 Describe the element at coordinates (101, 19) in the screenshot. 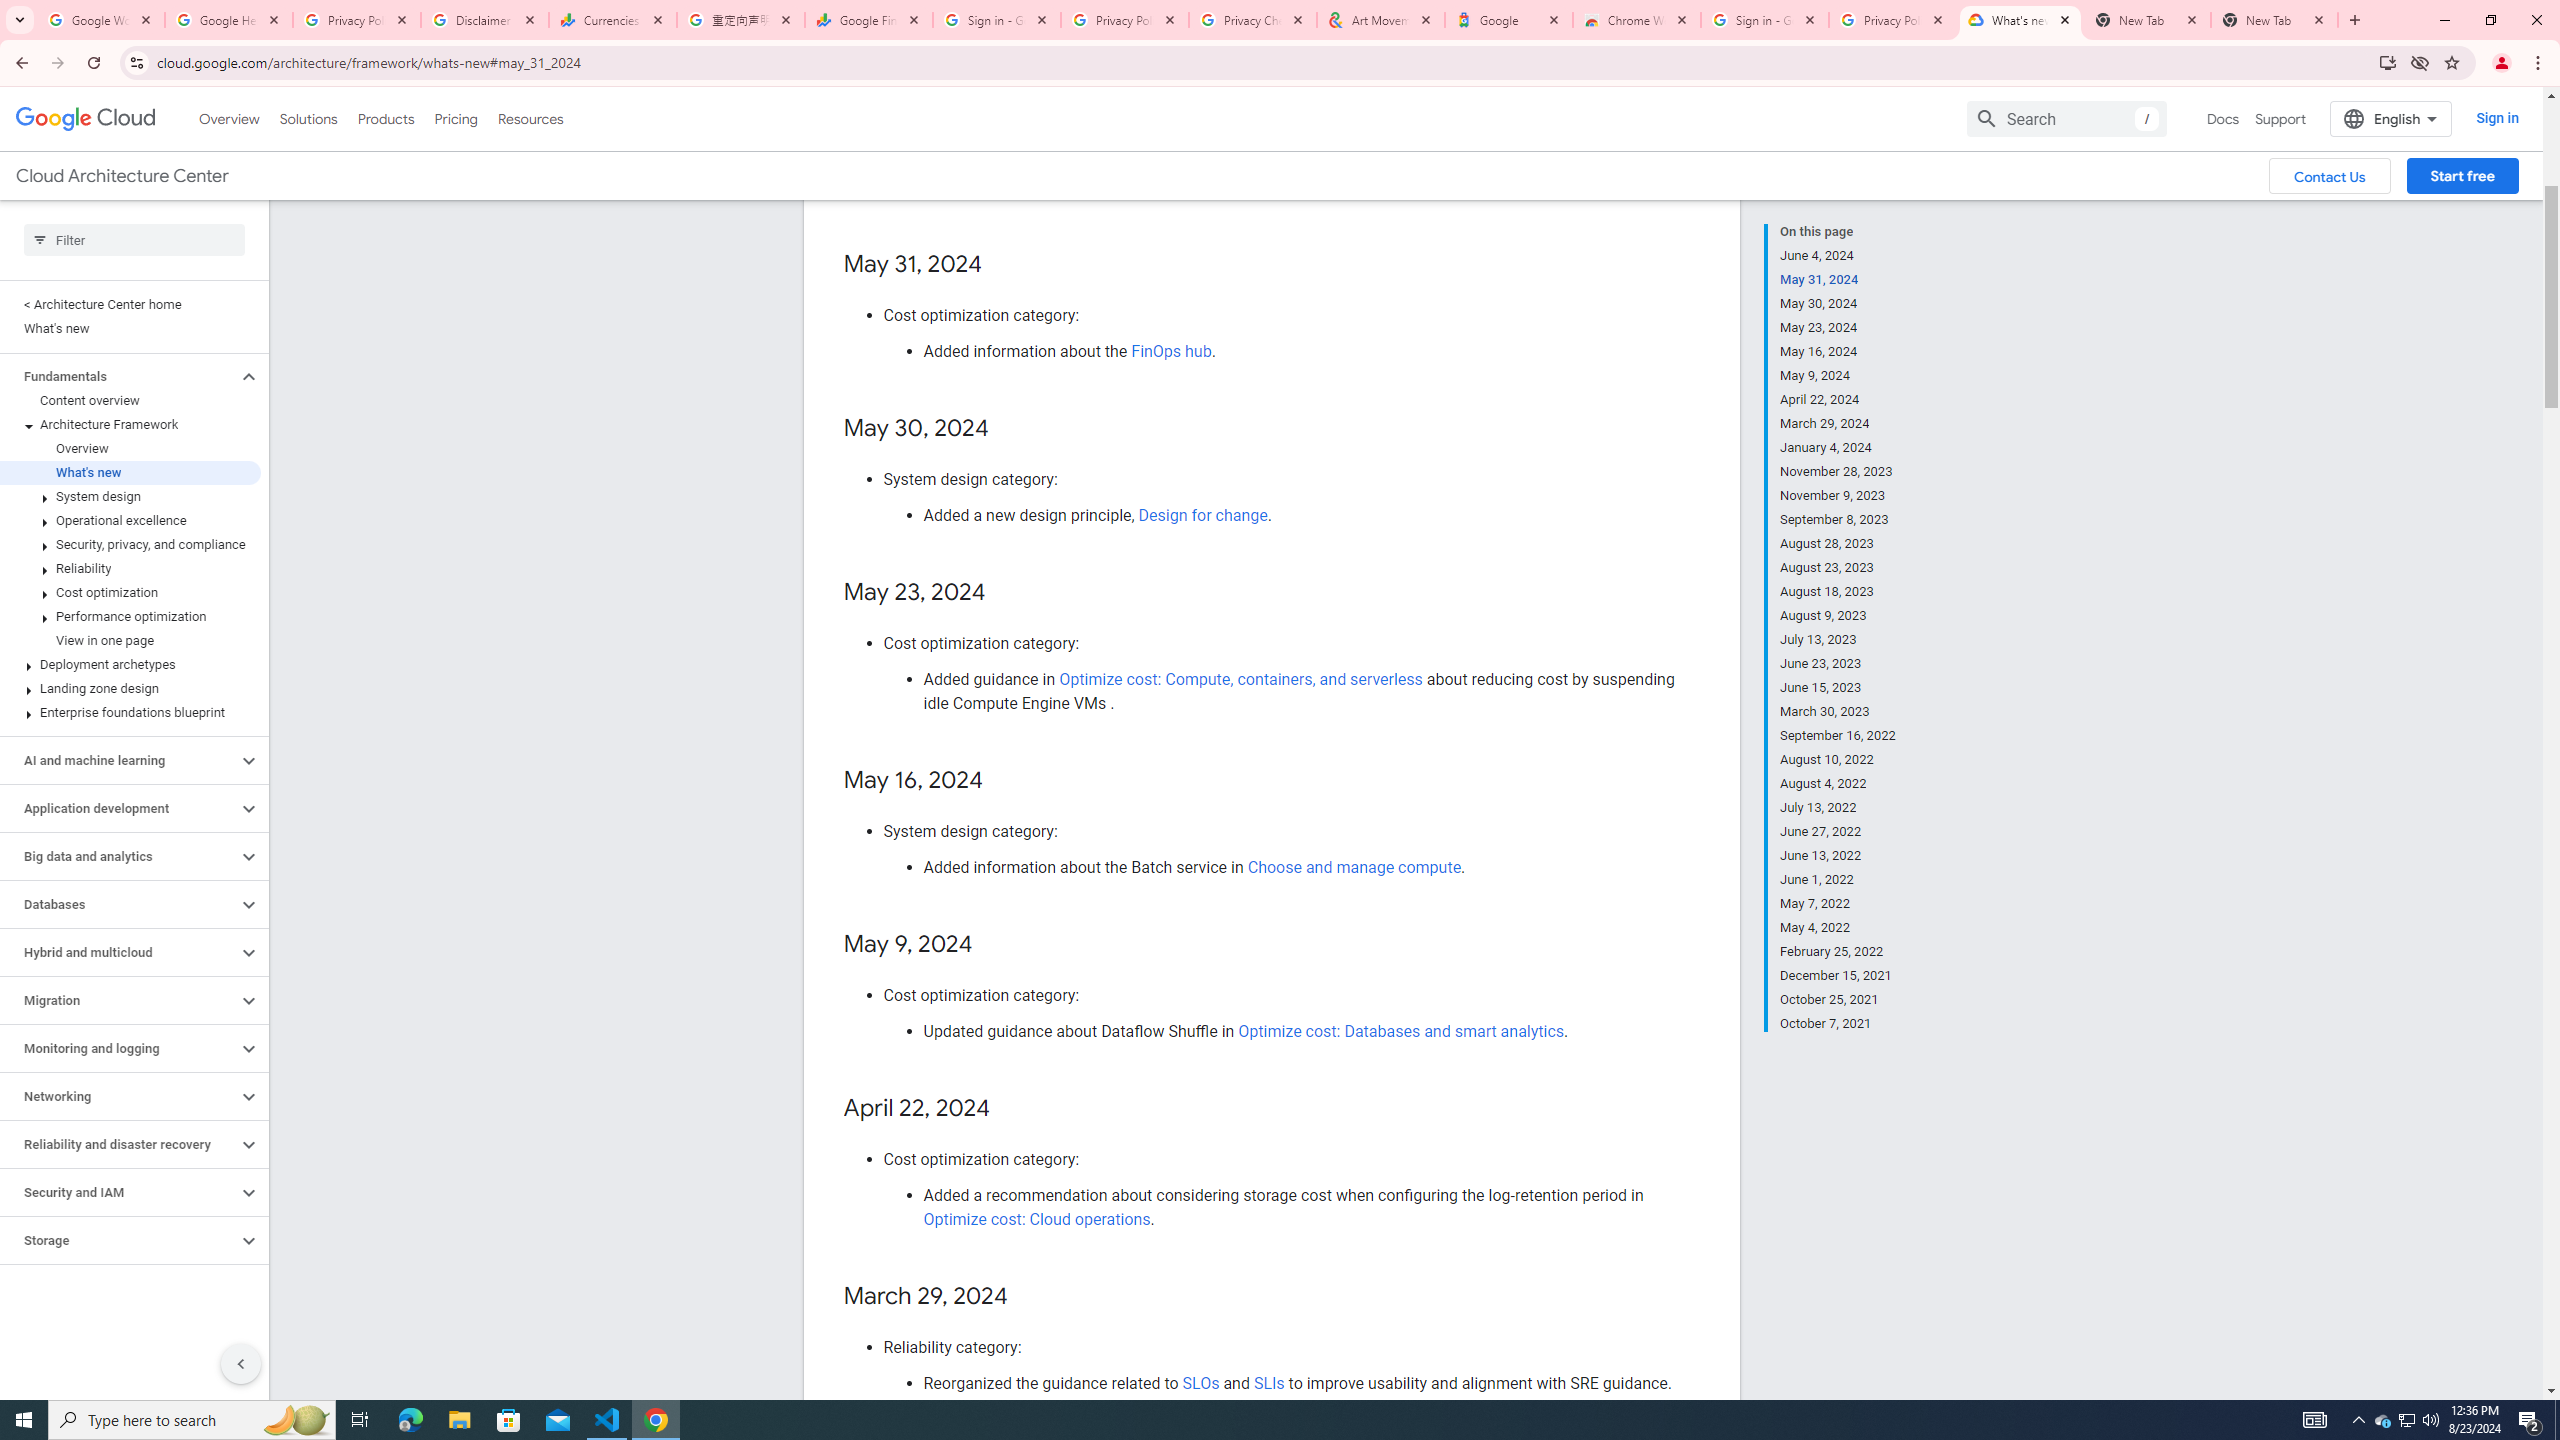

I see `'Google Workspace Admin Community'` at that location.